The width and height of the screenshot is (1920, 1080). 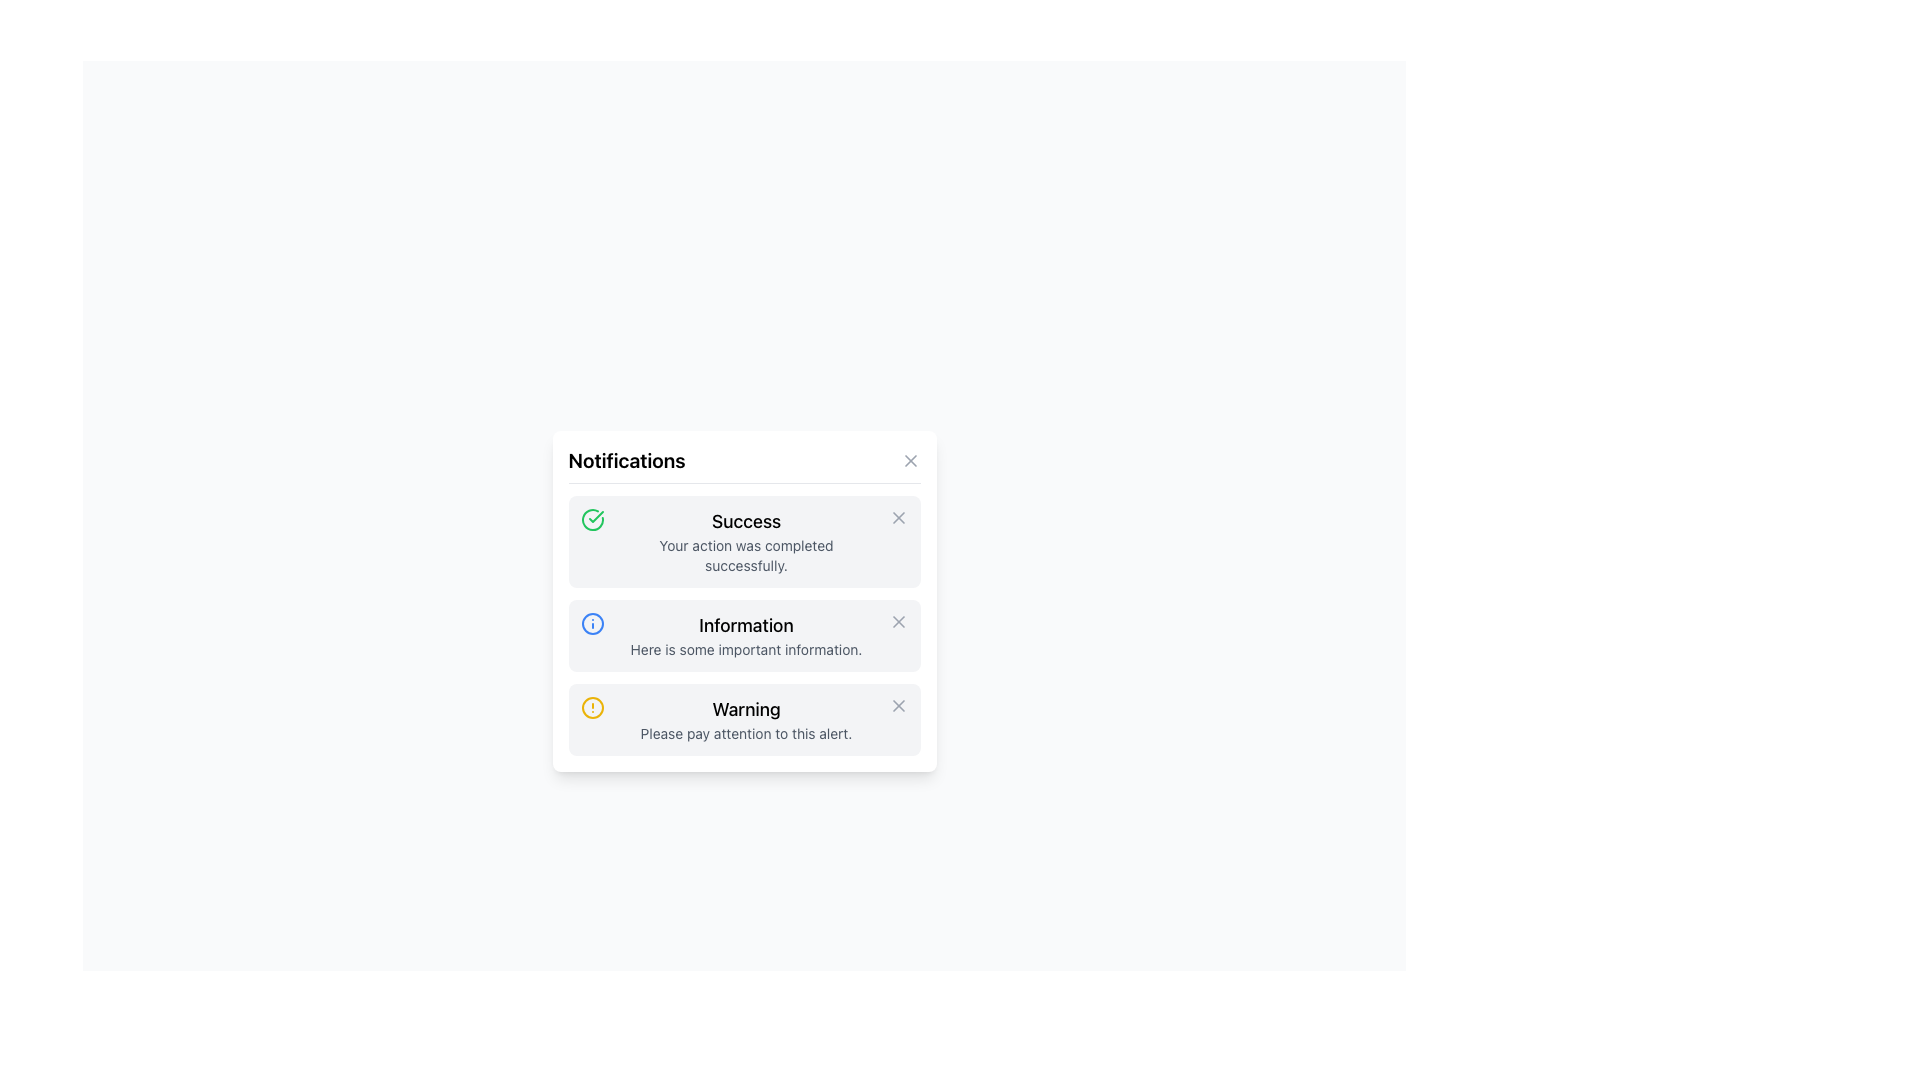 I want to click on text element located within the 'Information' notification box, specifically the second line of text directly below the word 'Information', so click(x=745, y=649).